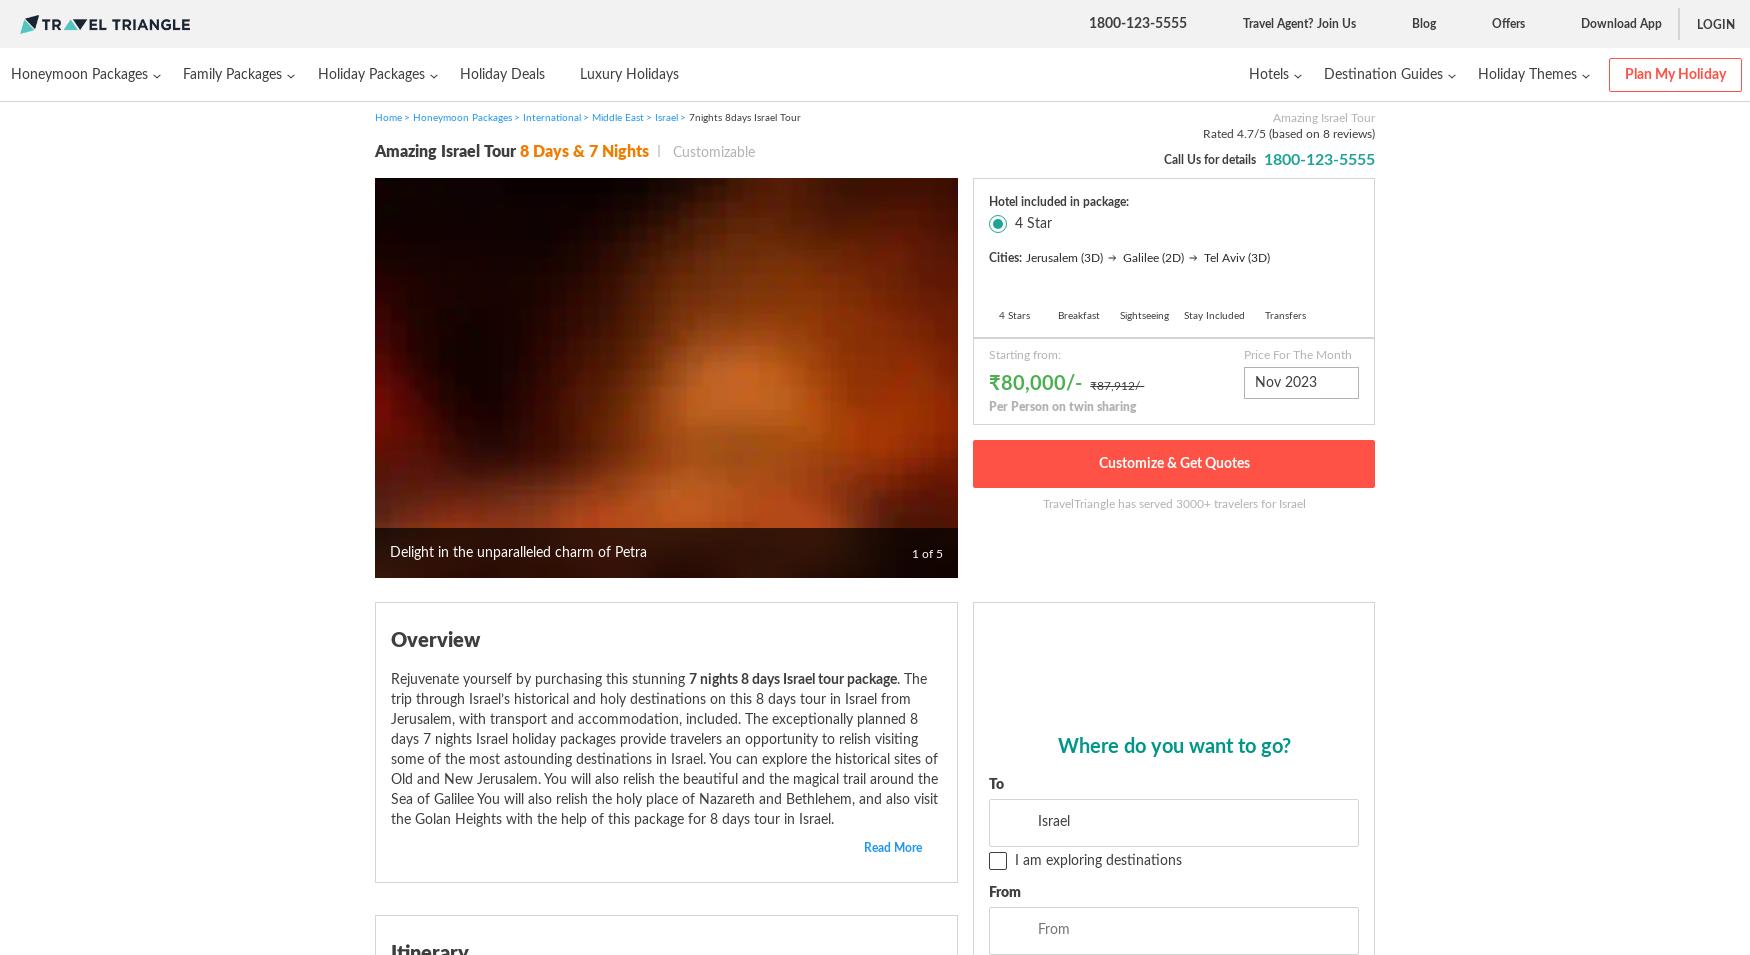 This screenshot has height=955, width=1750. Describe the element at coordinates (79, 73) in the screenshot. I see `'Honeymoon Packages'` at that location.